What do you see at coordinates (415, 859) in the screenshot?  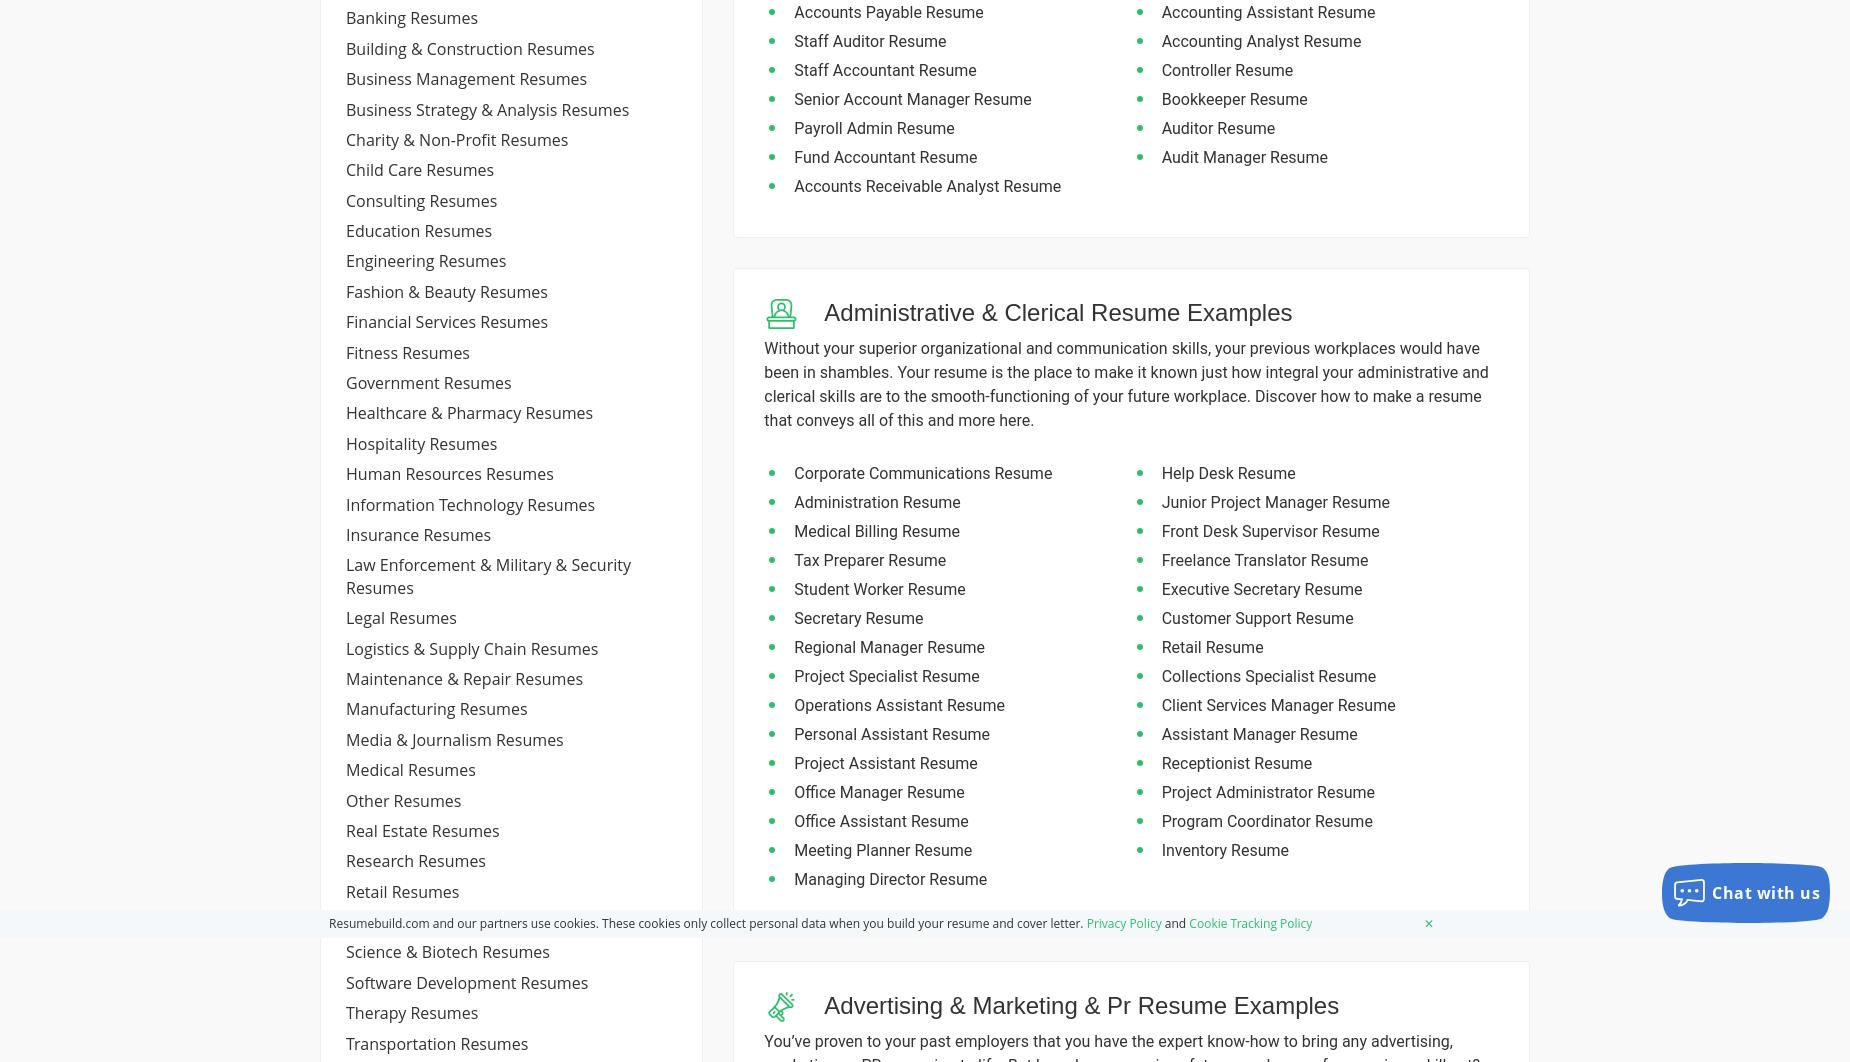 I see `'research resumes'` at bounding box center [415, 859].